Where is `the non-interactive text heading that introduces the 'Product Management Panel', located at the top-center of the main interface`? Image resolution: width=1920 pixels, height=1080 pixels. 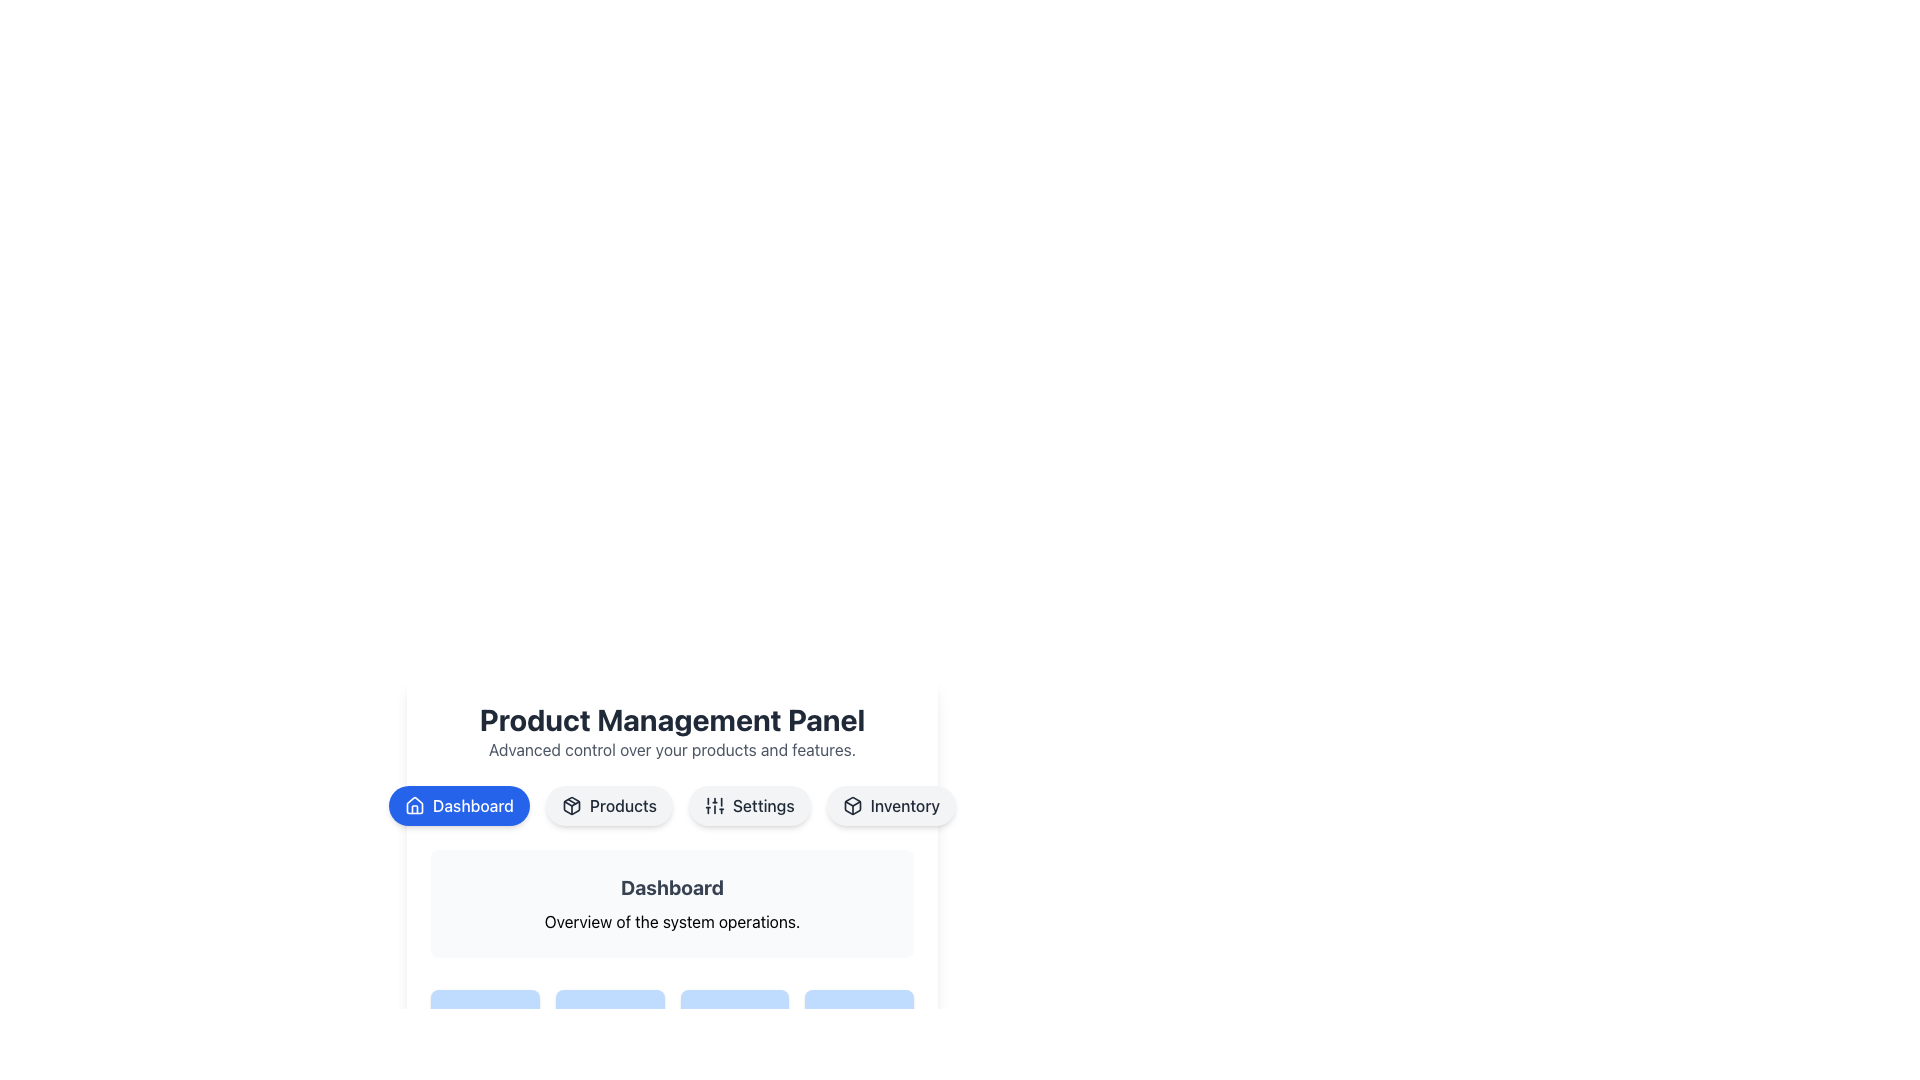
the non-interactive text heading that introduces the 'Product Management Panel', located at the top-center of the main interface is located at coordinates (672, 720).